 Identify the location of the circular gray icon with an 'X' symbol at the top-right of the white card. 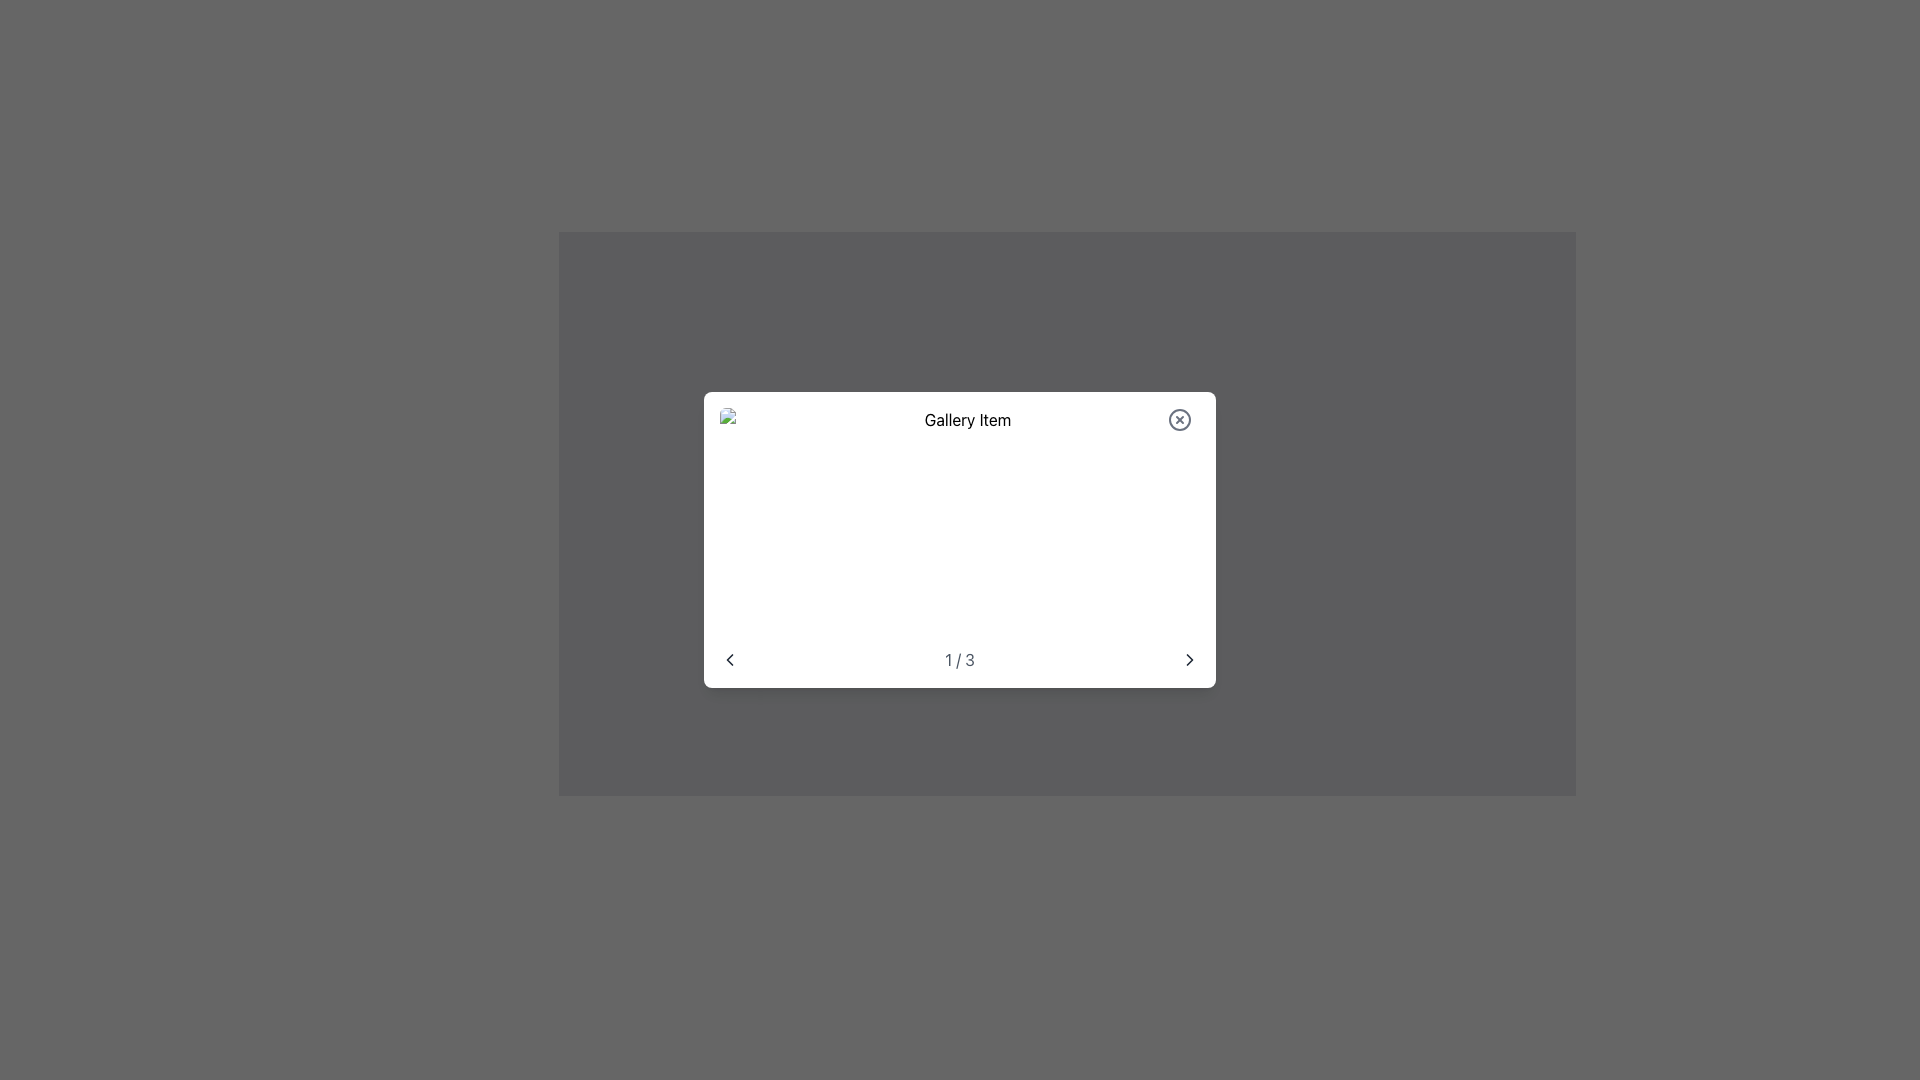
(1180, 419).